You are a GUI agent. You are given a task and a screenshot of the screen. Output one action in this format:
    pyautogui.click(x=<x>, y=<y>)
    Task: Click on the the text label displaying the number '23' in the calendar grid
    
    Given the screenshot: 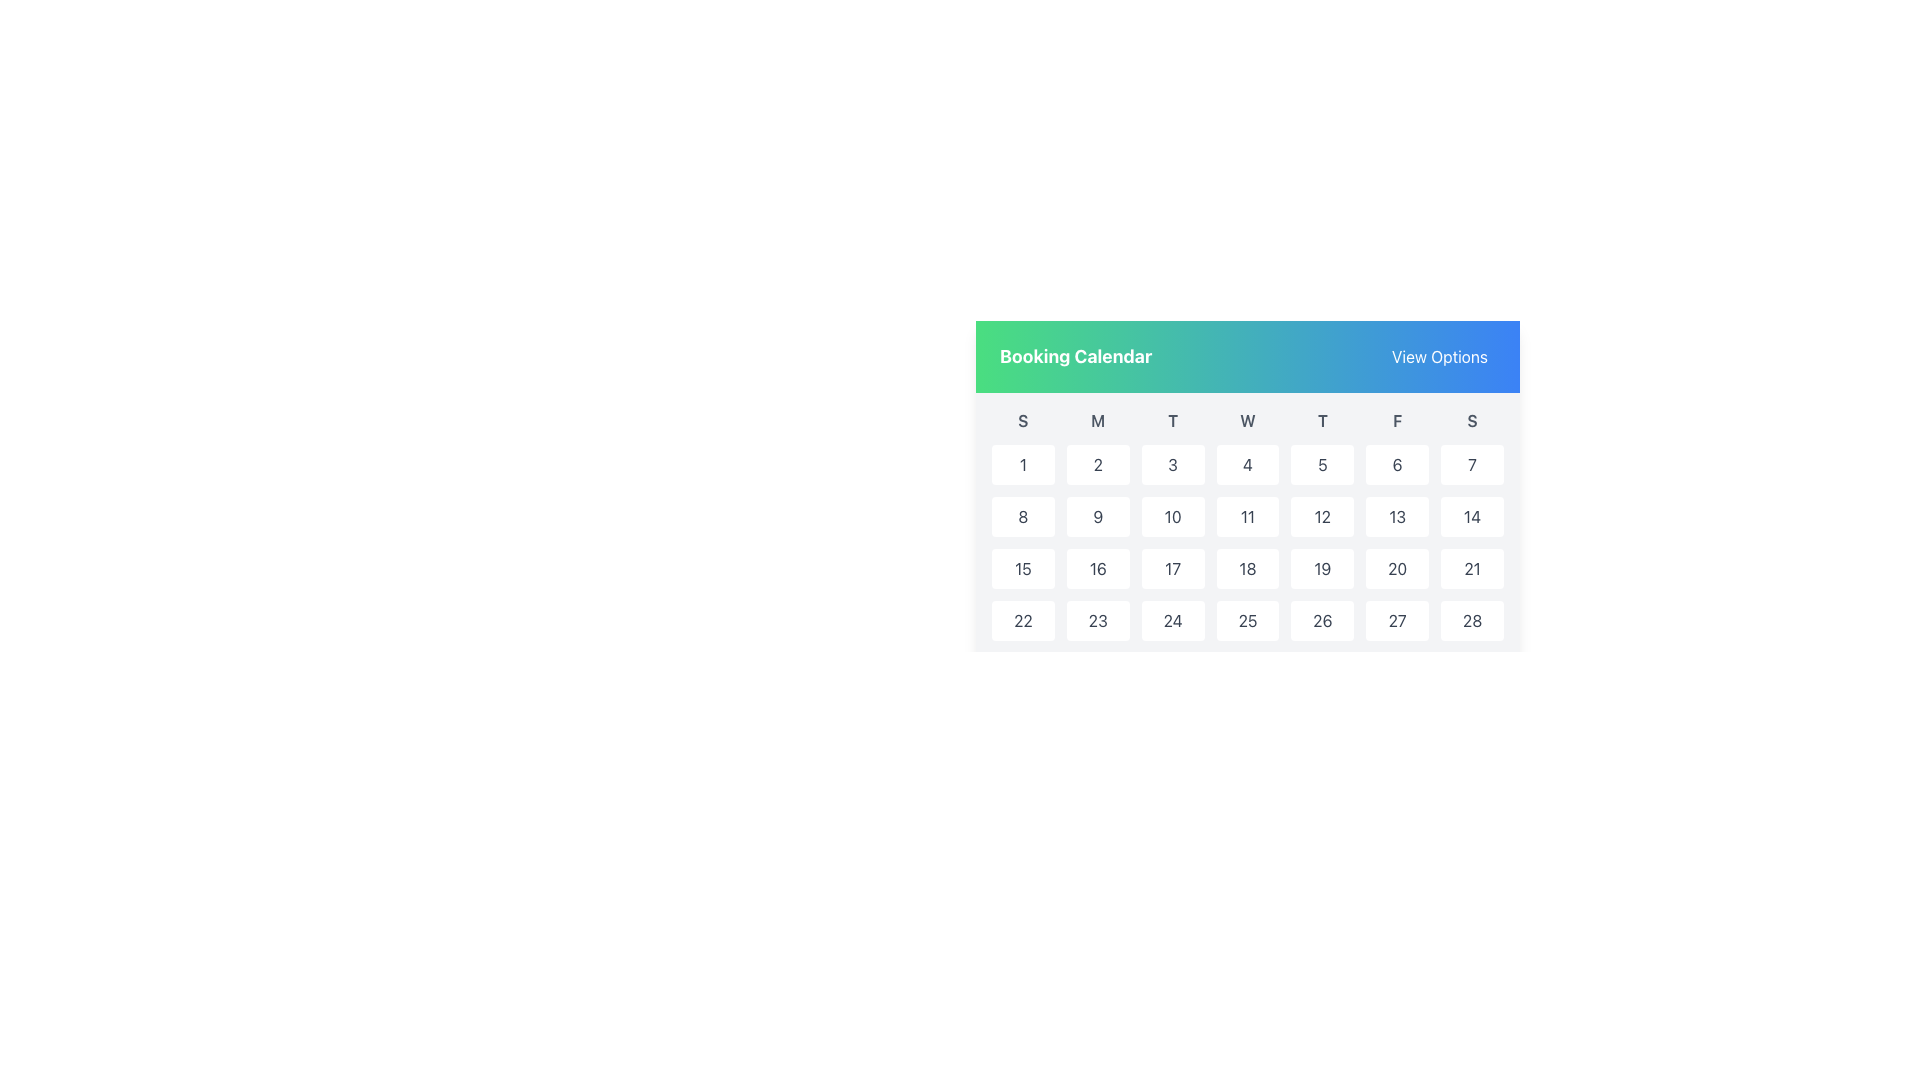 What is the action you would take?
    pyautogui.click(x=1097, y=620)
    